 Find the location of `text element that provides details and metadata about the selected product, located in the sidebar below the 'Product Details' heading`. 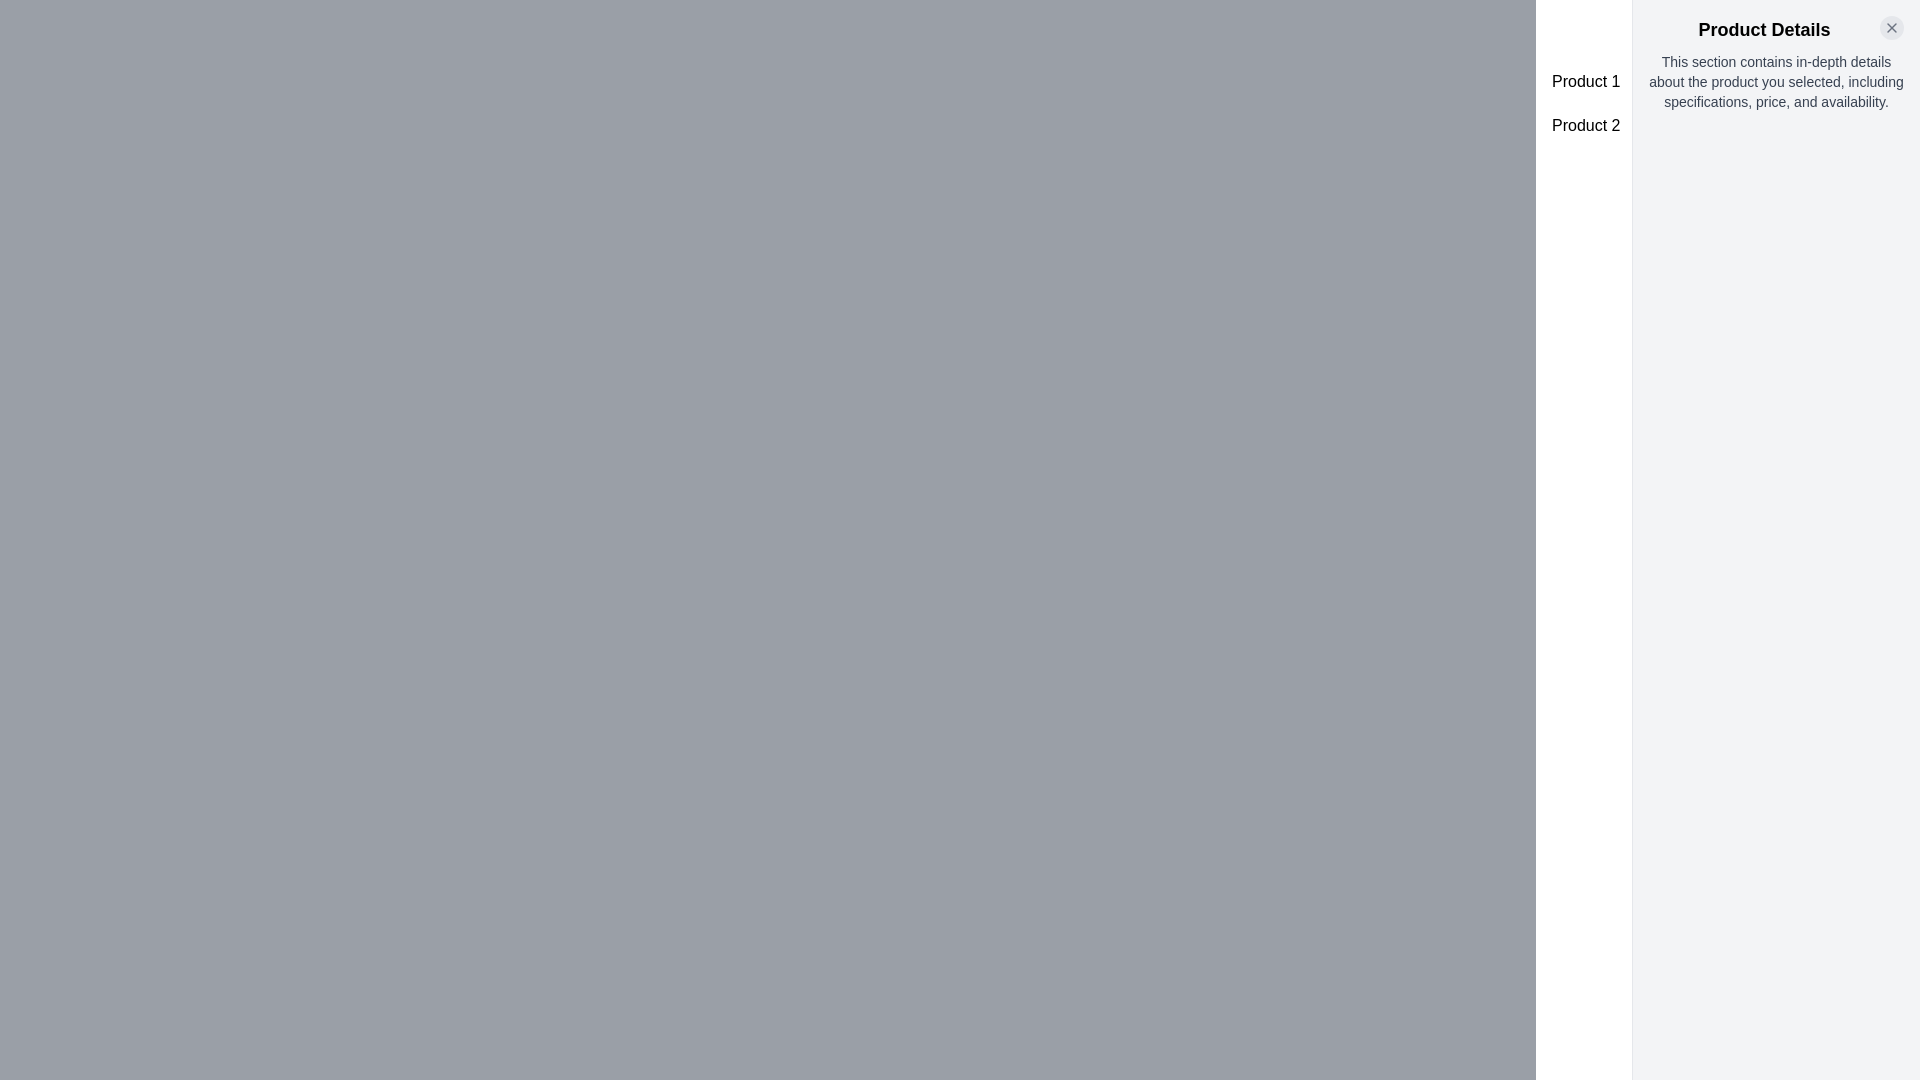

text element that provides details and metadata about the selected product, located in the sidebar below the 'Product Details' heading is located at coordinates (1776, 80).